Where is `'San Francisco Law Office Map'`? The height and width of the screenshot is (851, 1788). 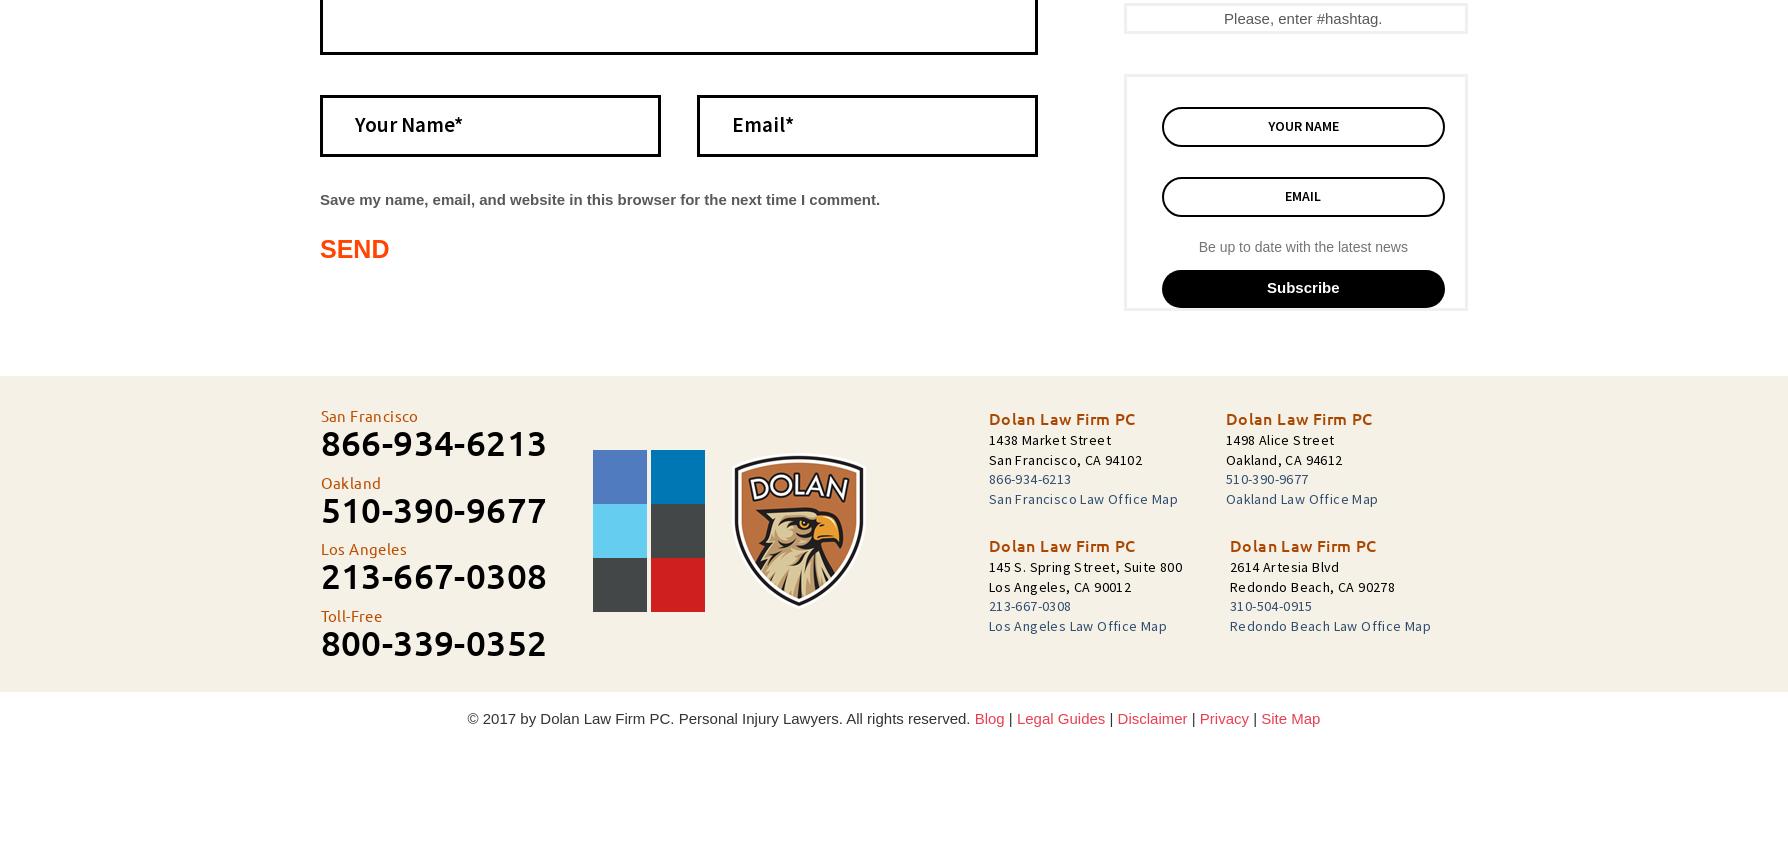
'San Francisco Law Office Map' is located at coordinates (1082, 497).